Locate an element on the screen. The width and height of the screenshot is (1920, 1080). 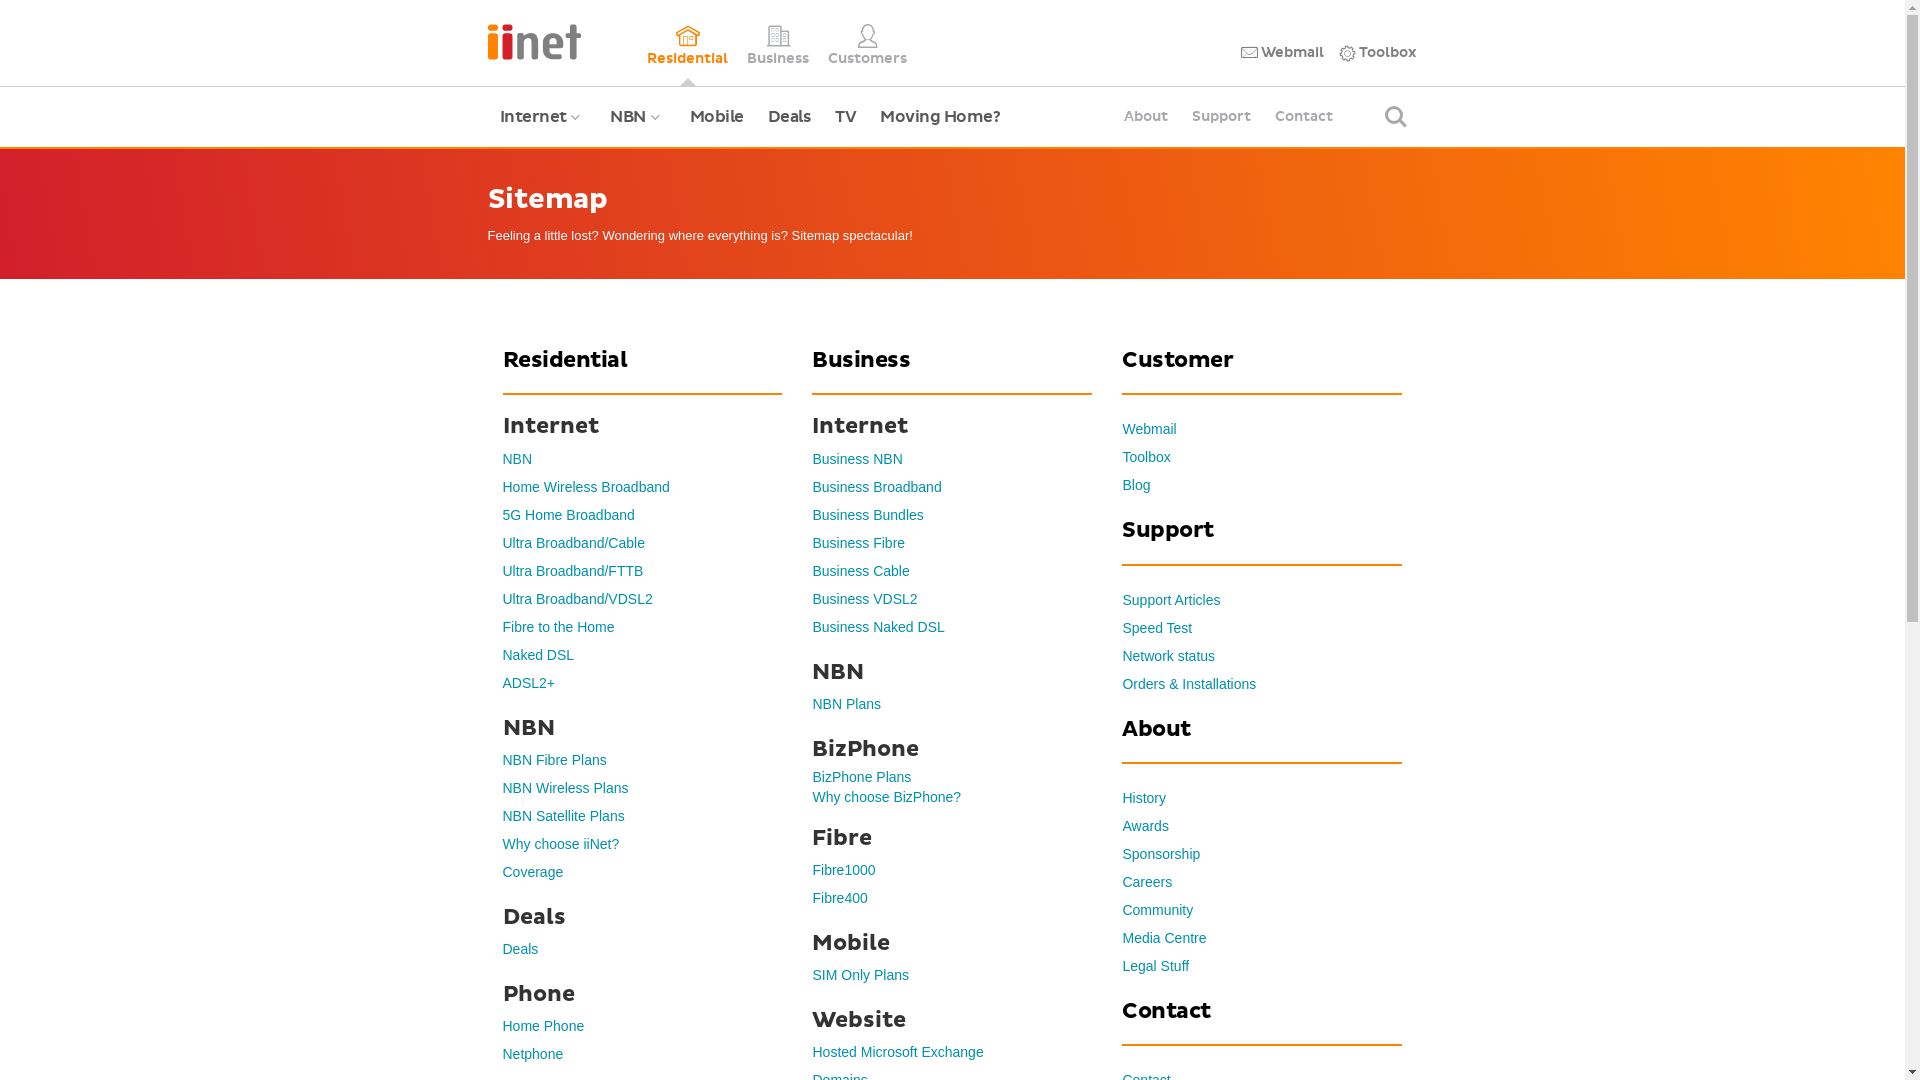
'Fibre to the Home' is located at coordinates (557, 626).